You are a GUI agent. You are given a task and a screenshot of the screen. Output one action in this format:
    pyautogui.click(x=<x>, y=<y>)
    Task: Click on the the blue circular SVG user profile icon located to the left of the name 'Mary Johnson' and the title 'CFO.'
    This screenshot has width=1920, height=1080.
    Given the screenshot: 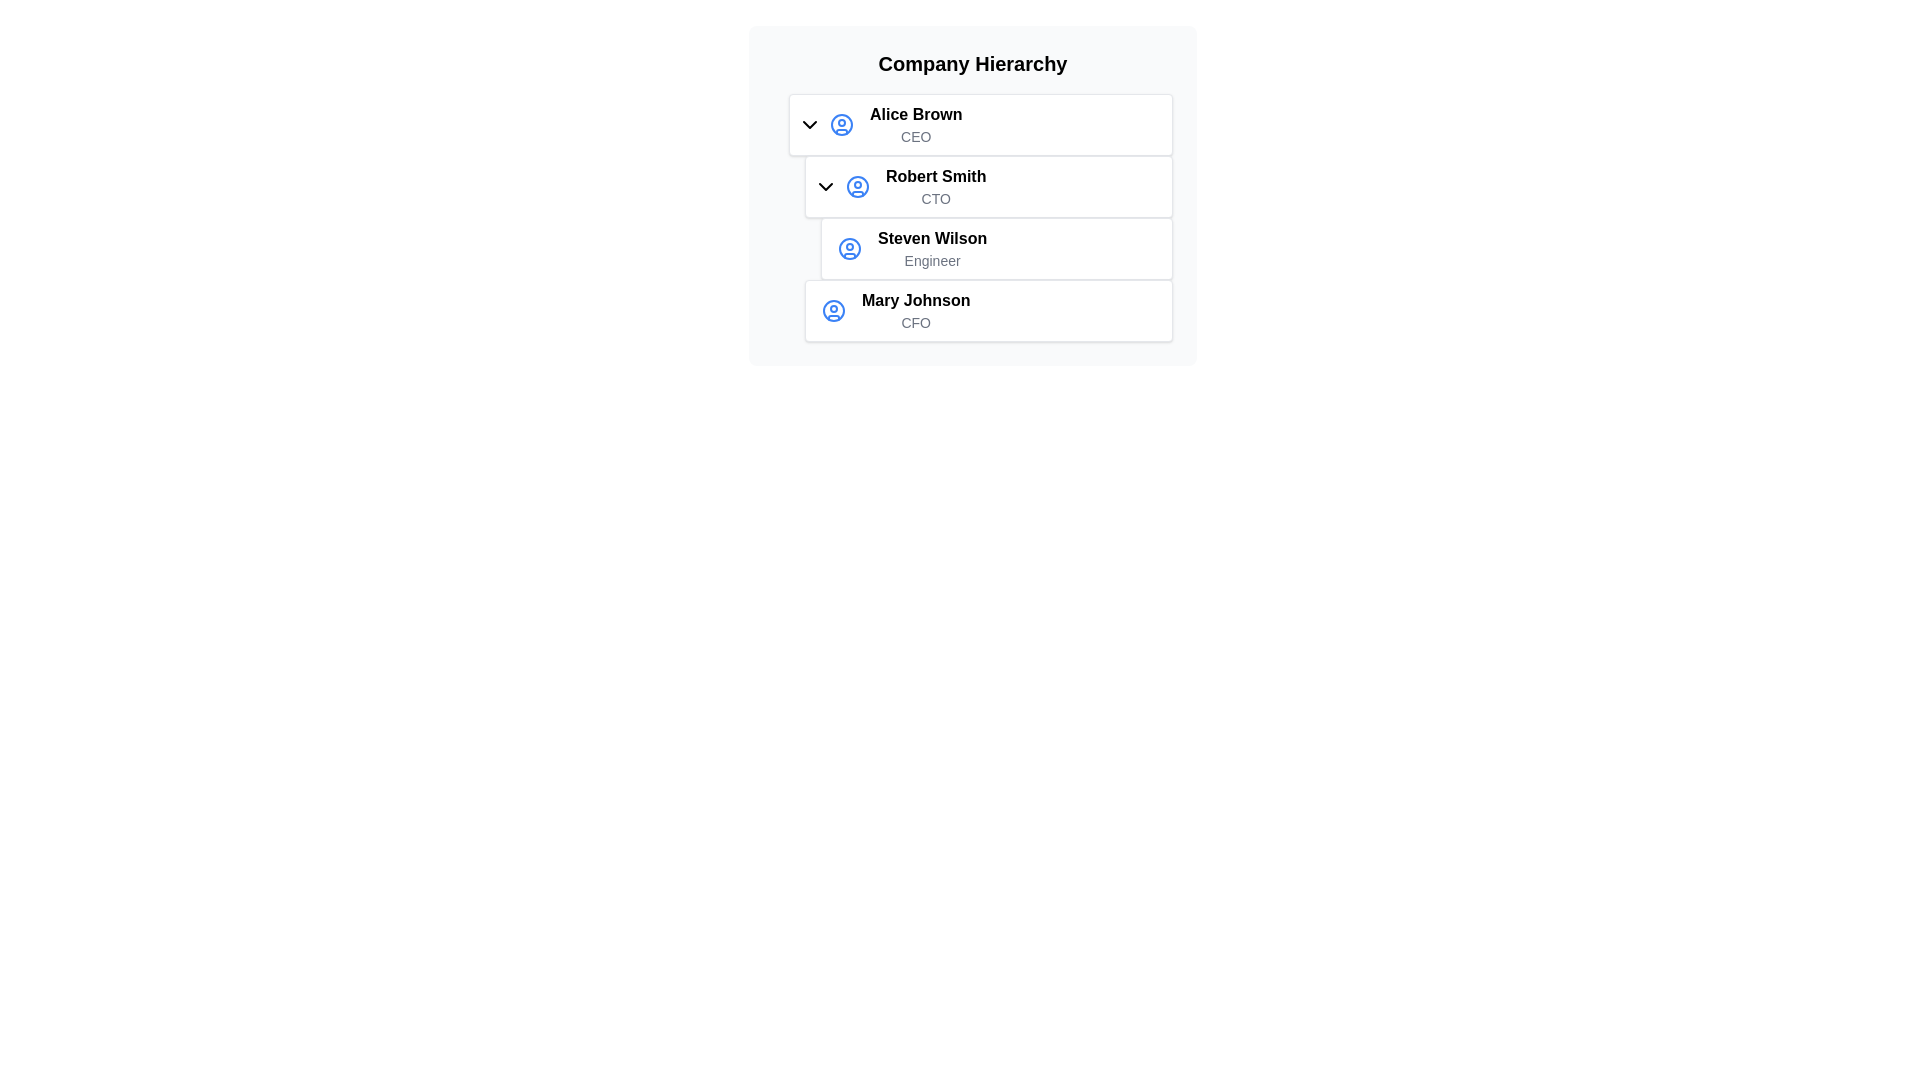 What is the action you would take?
    pyautogui.click(x=834, y=311)
    